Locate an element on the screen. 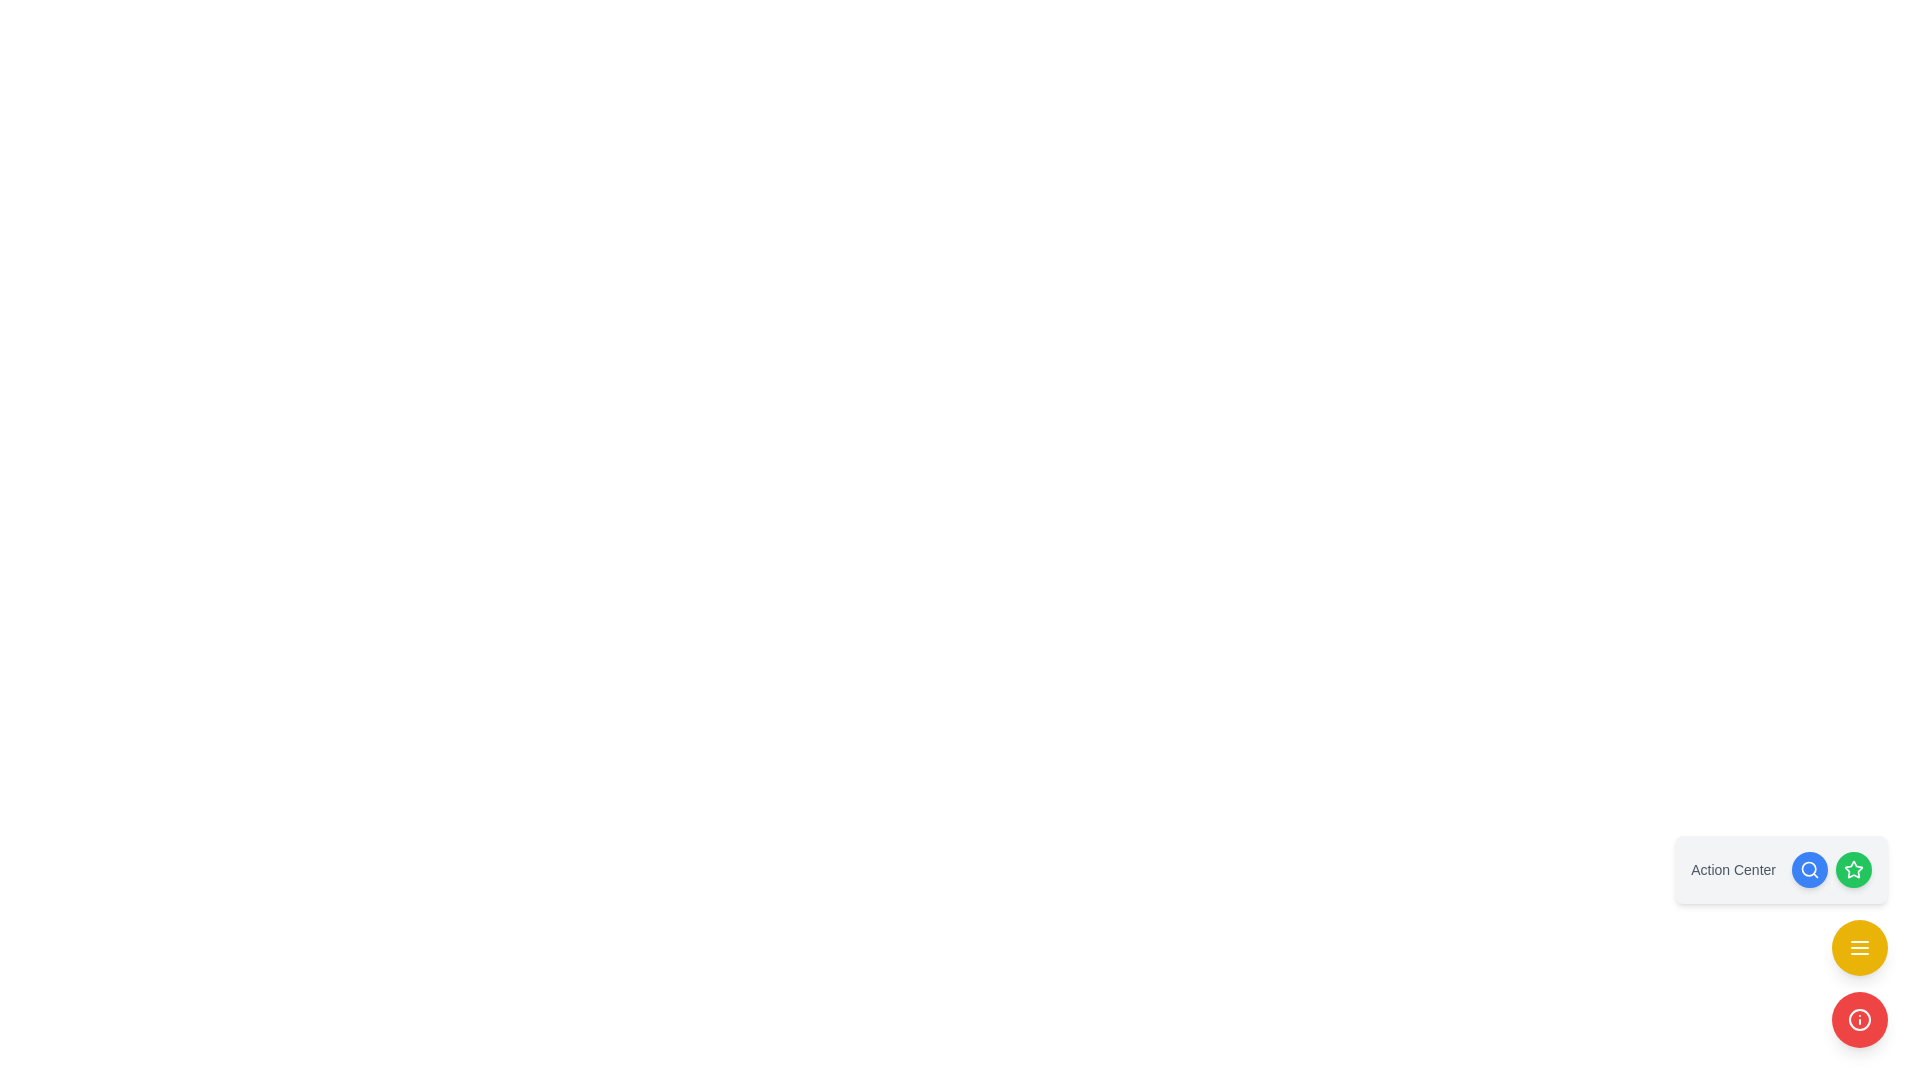 This screenshot has width=1920, height=1080. the magnifying glass icon button with a blue circular background in the top-right corner of the Action Center bar to initiate a search is located at coordinates (1809, 869).